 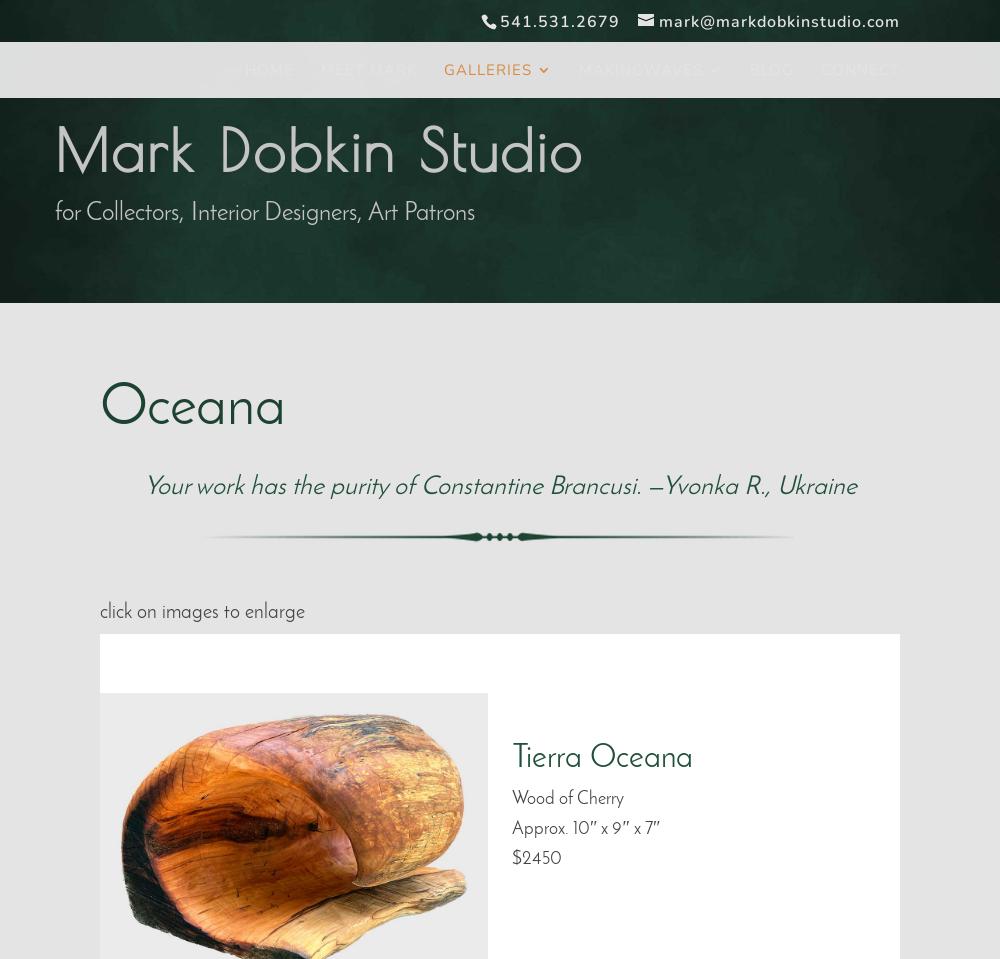 I want to click on 'Your work has the purity of Constantine Brancusi. —Yvonka R., Ukraine', so click(x=498, y=486).